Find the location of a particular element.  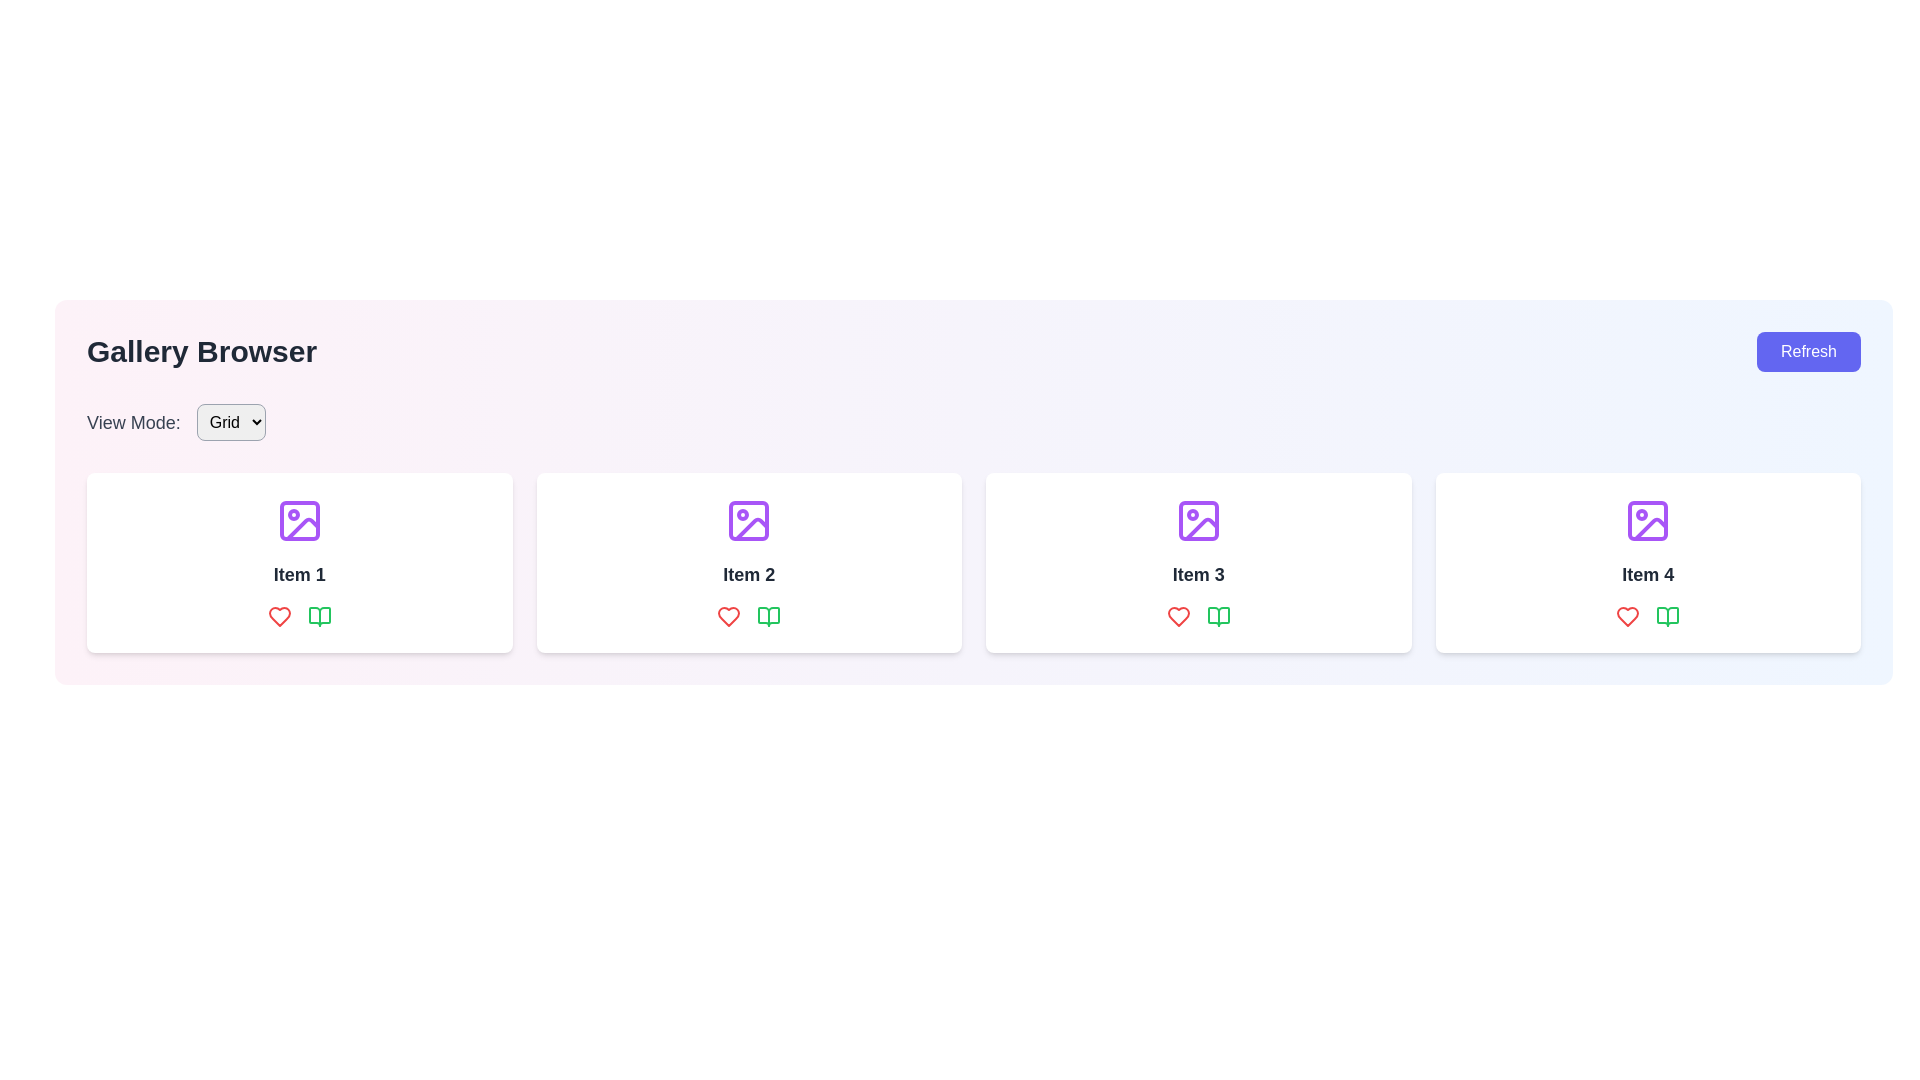

the green book icon button located in the fourth item card, positioned to the right of the heart icon, which is the second icon in the row of icons at the bottom of the card is located at coordinates (1668, 616).